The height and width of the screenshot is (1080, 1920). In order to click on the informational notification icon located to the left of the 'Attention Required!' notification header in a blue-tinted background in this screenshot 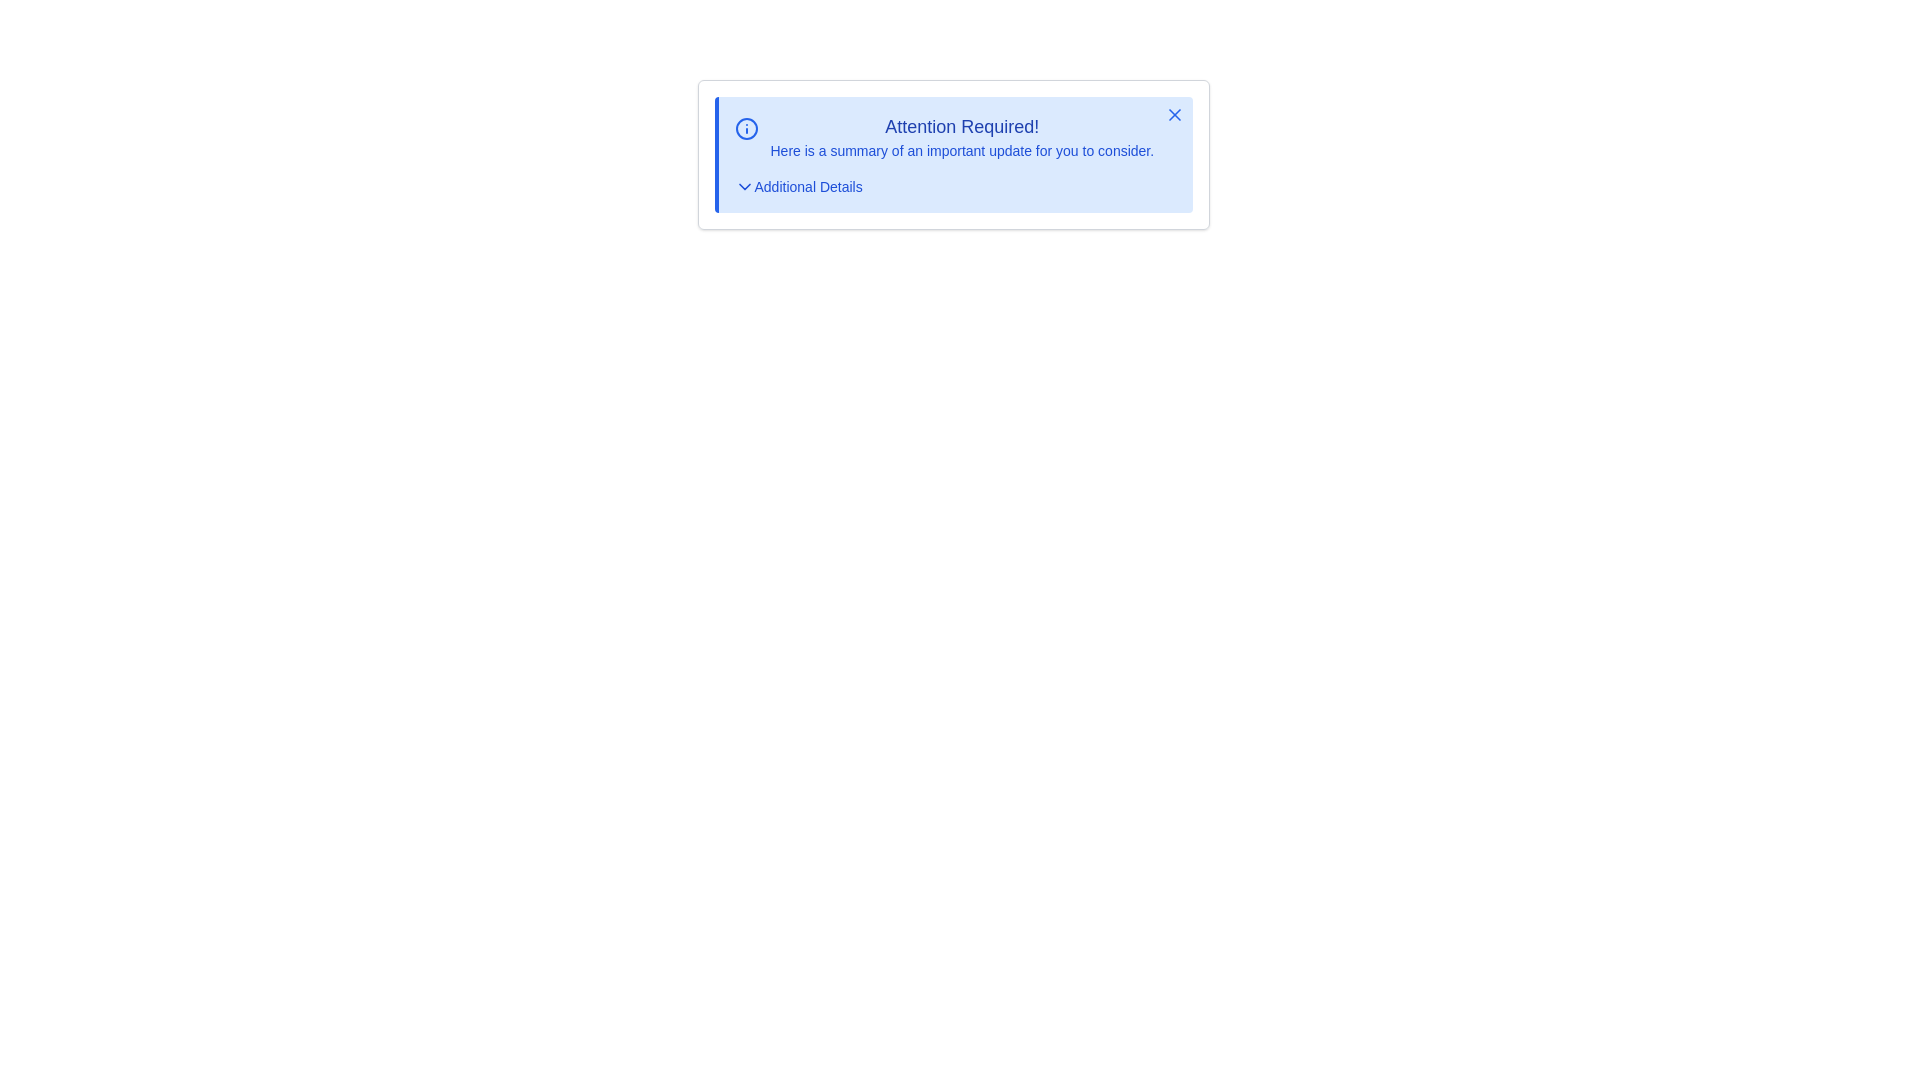, I will do `click(745, 128)`.